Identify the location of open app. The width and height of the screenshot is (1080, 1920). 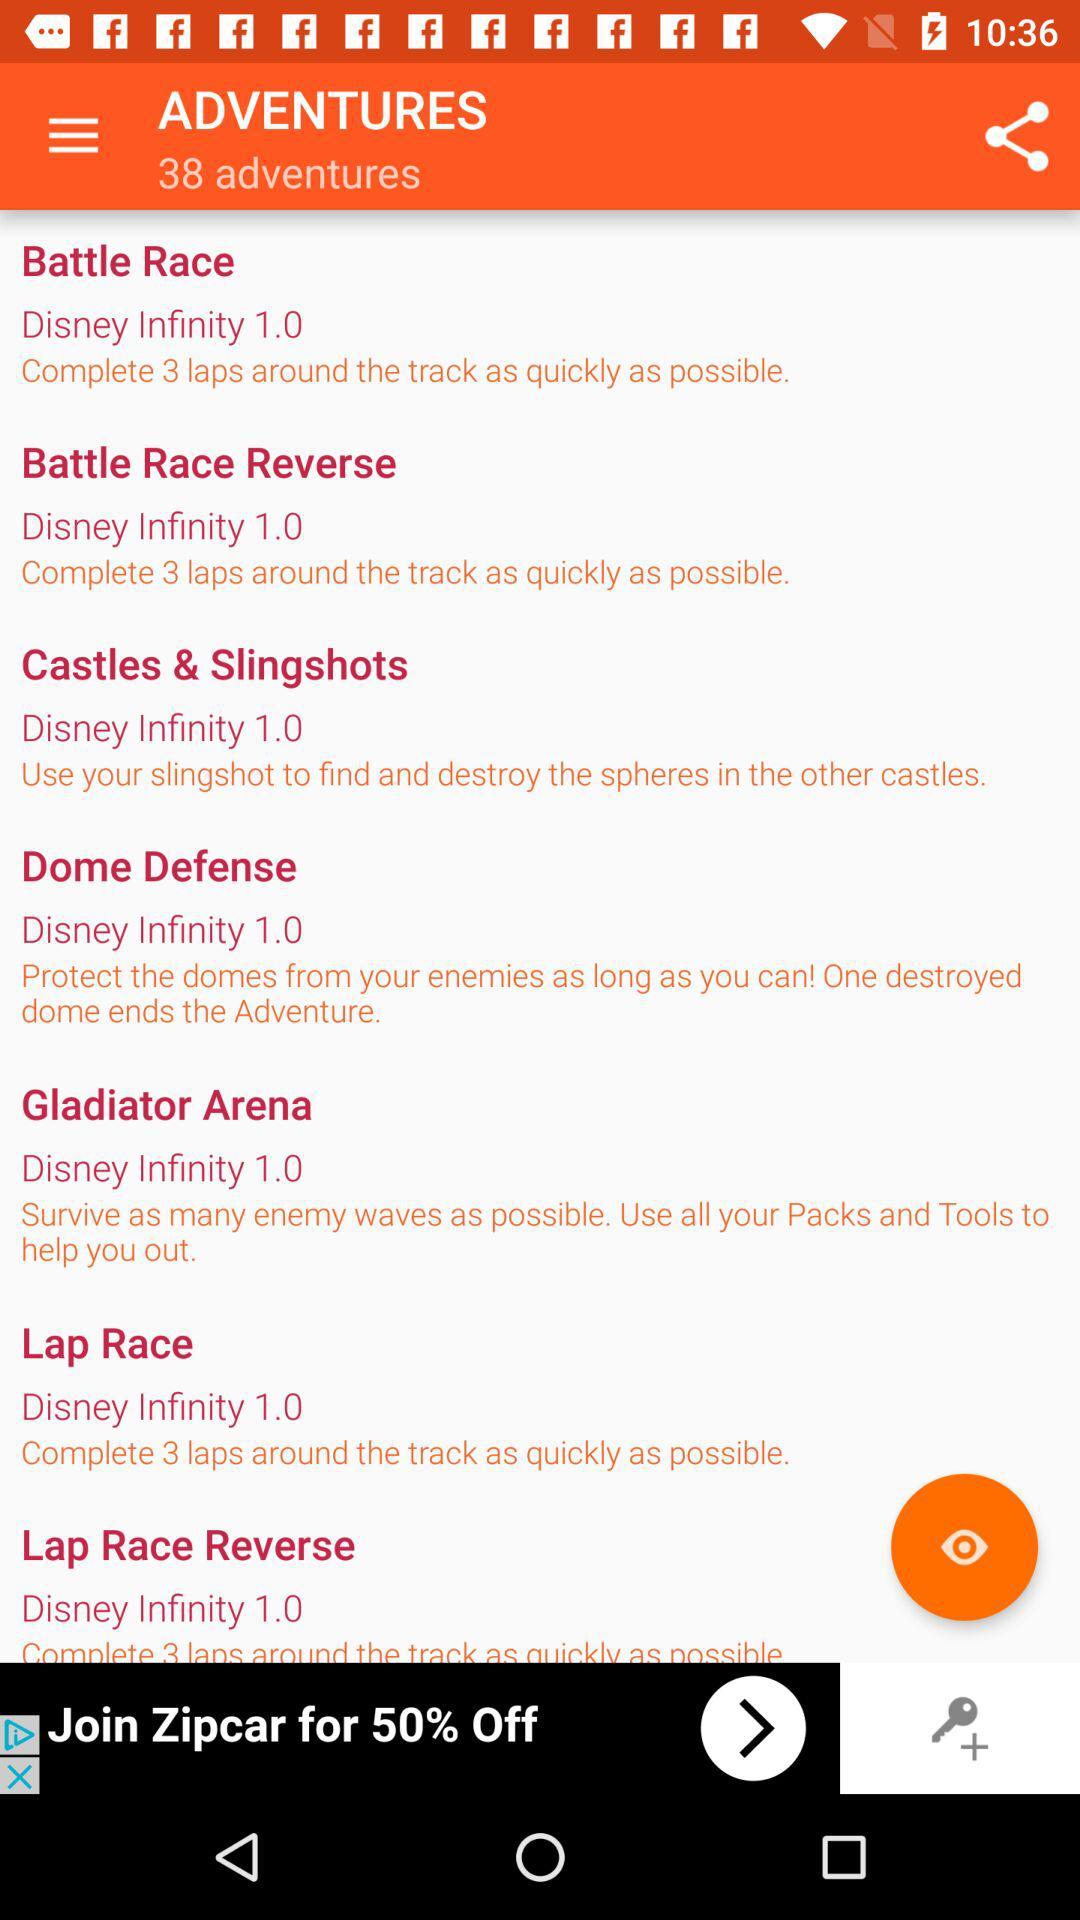
(419, 1727).